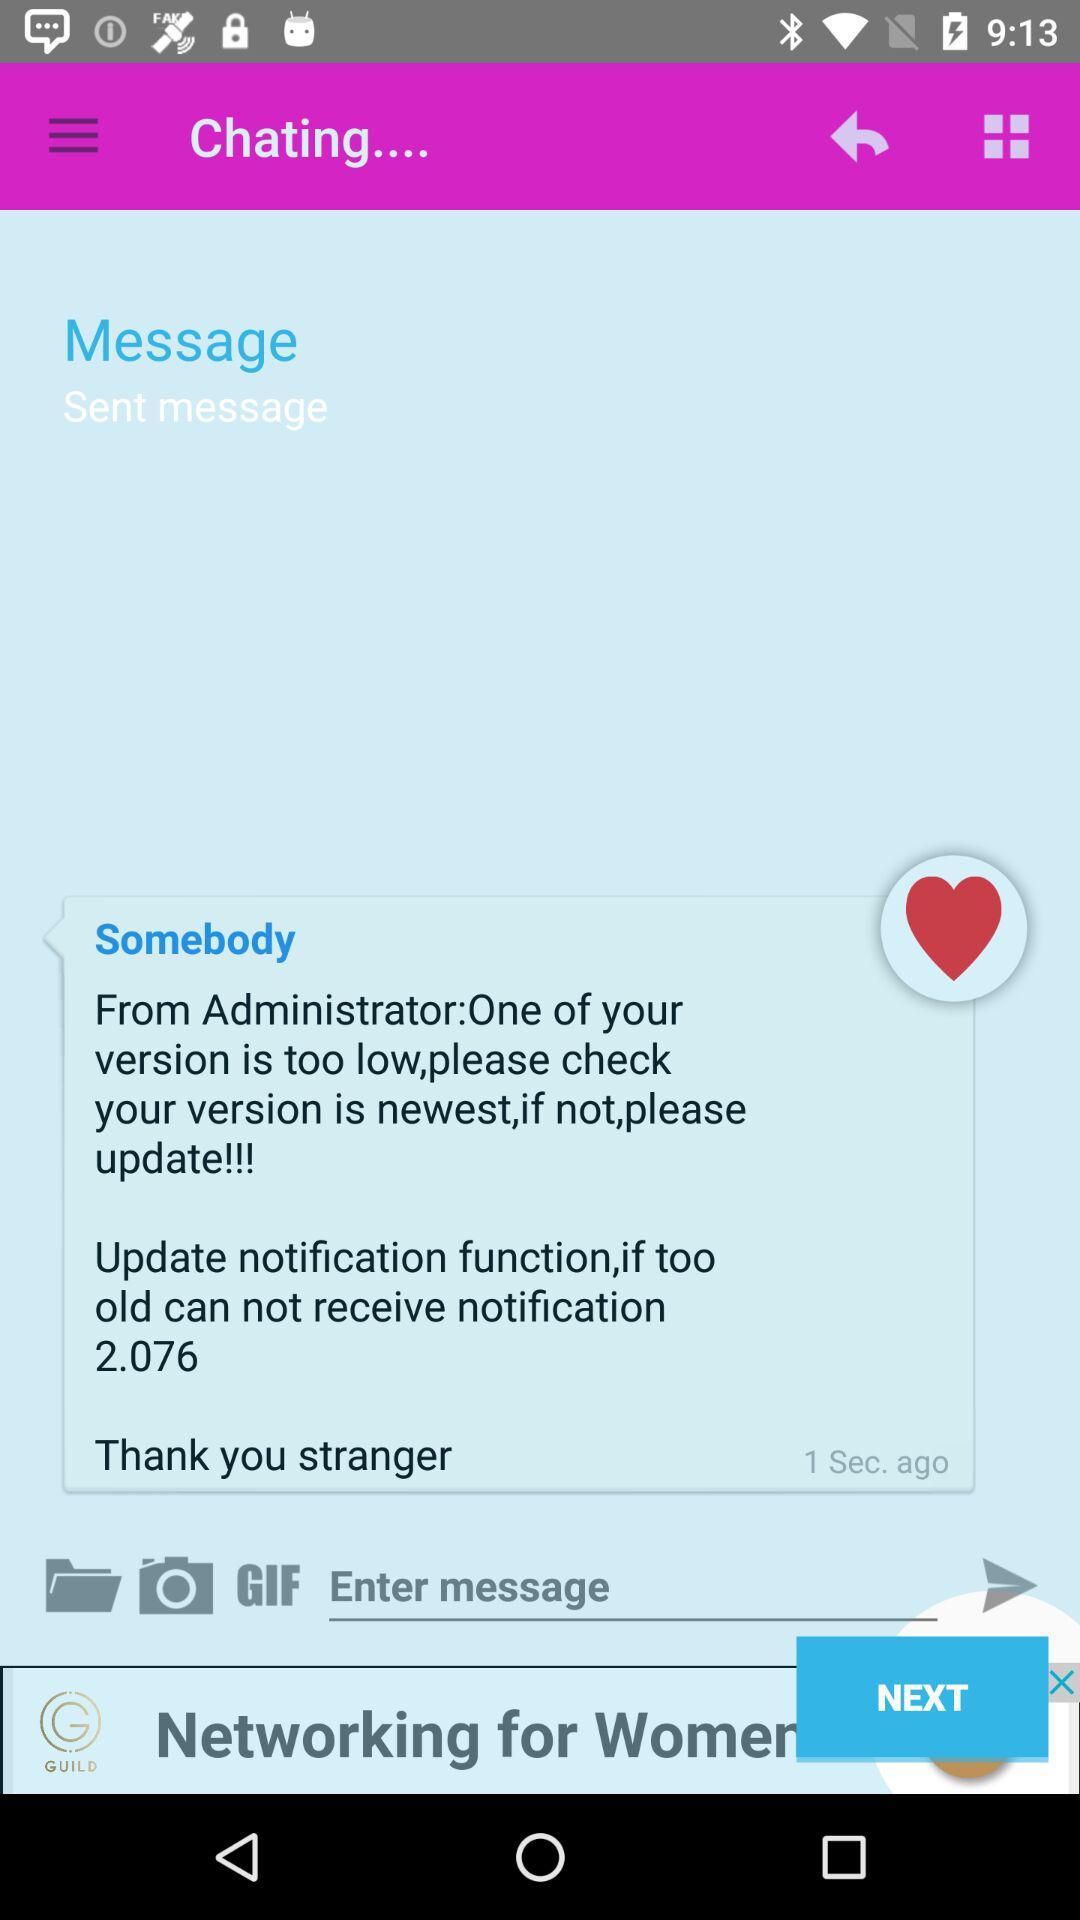 The image size is (1080, 1920). Describe the element at coordinates (180, 1584) in the screenshot. I see `takes screen shot` at that location.